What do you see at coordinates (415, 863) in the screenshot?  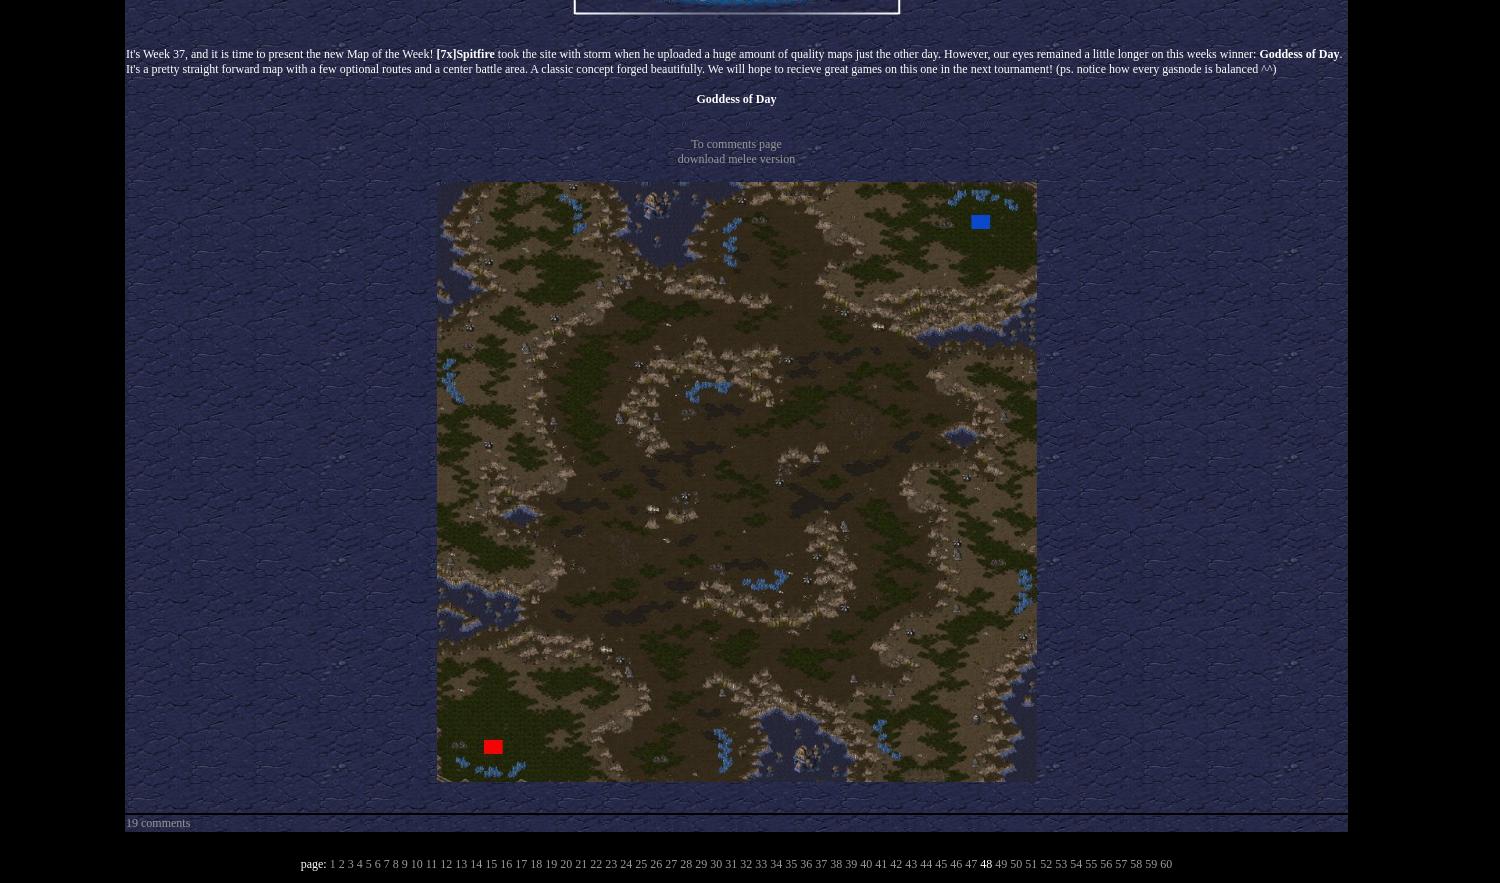 I see `'10'` at bounding box center [415, 863].